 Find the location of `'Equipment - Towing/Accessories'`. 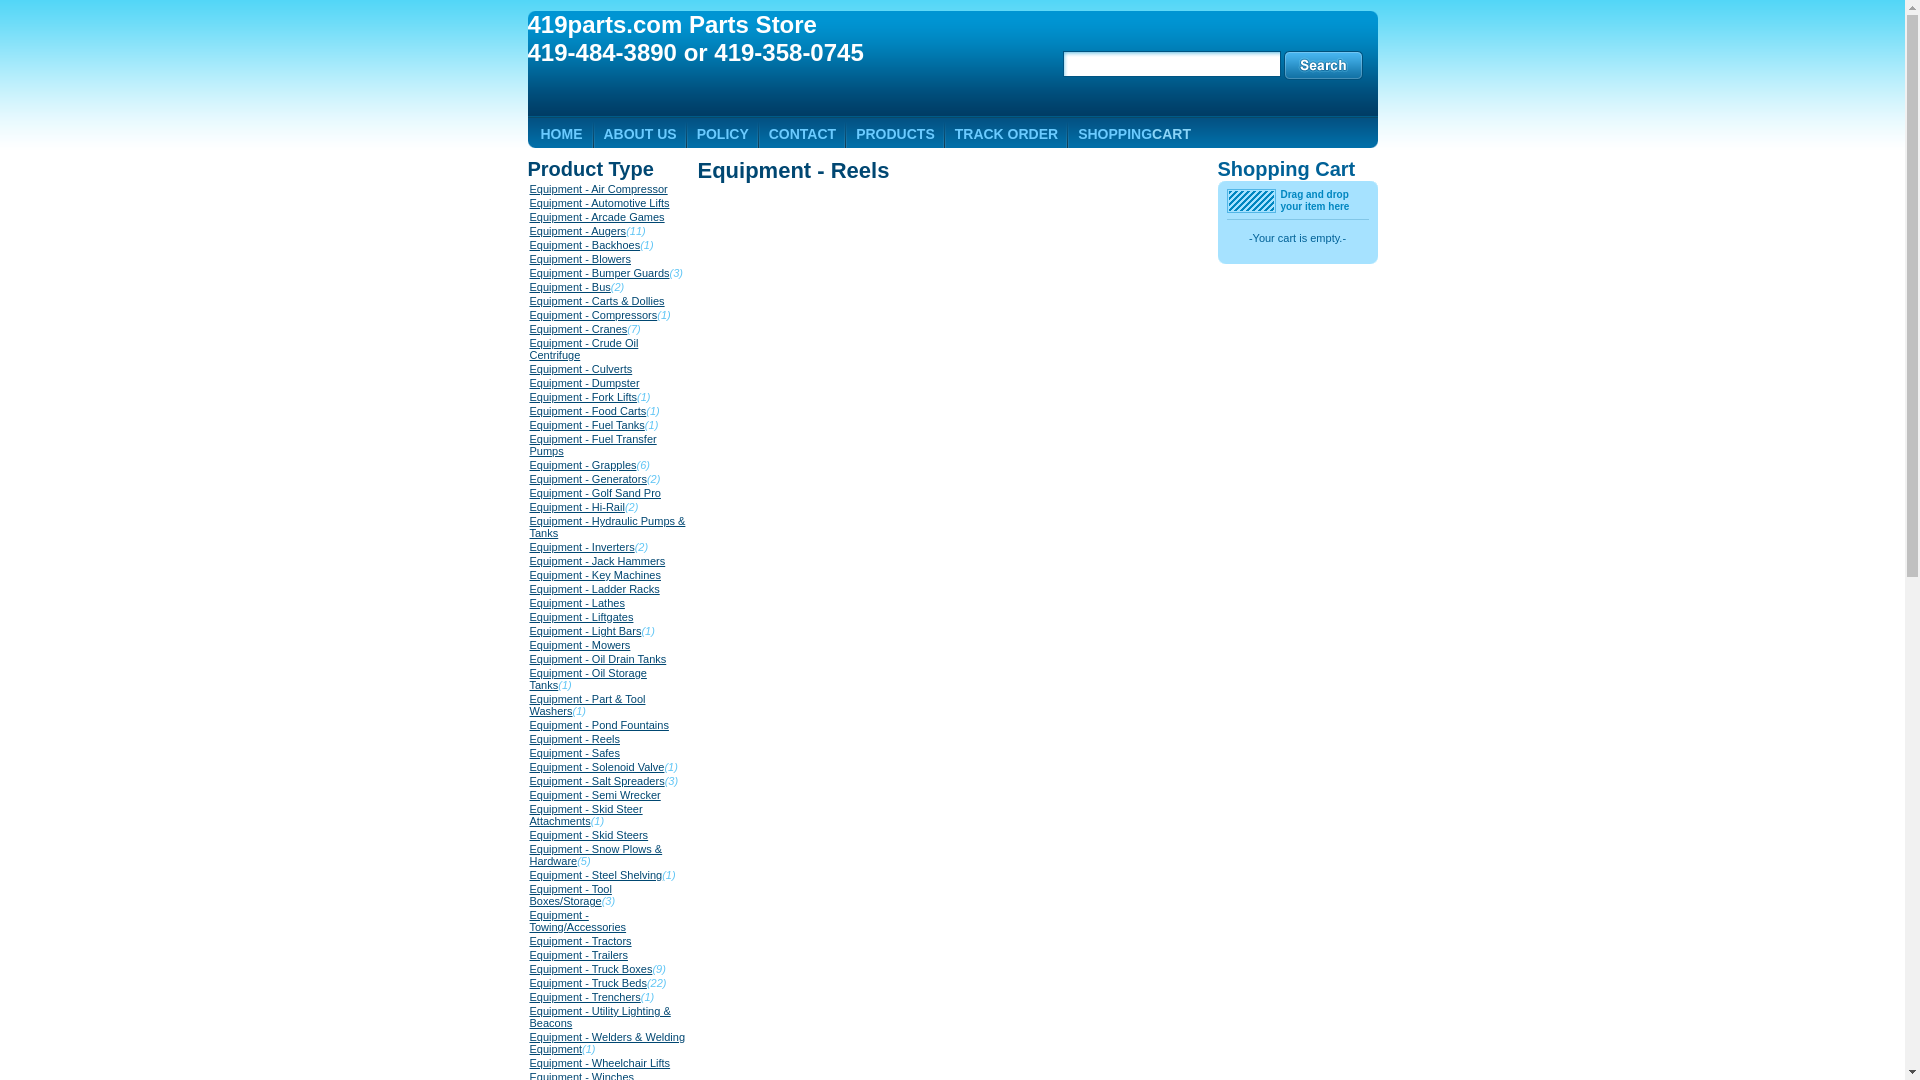

'Equipment - Towing/Accessories' is located at coordinates (577, 921).